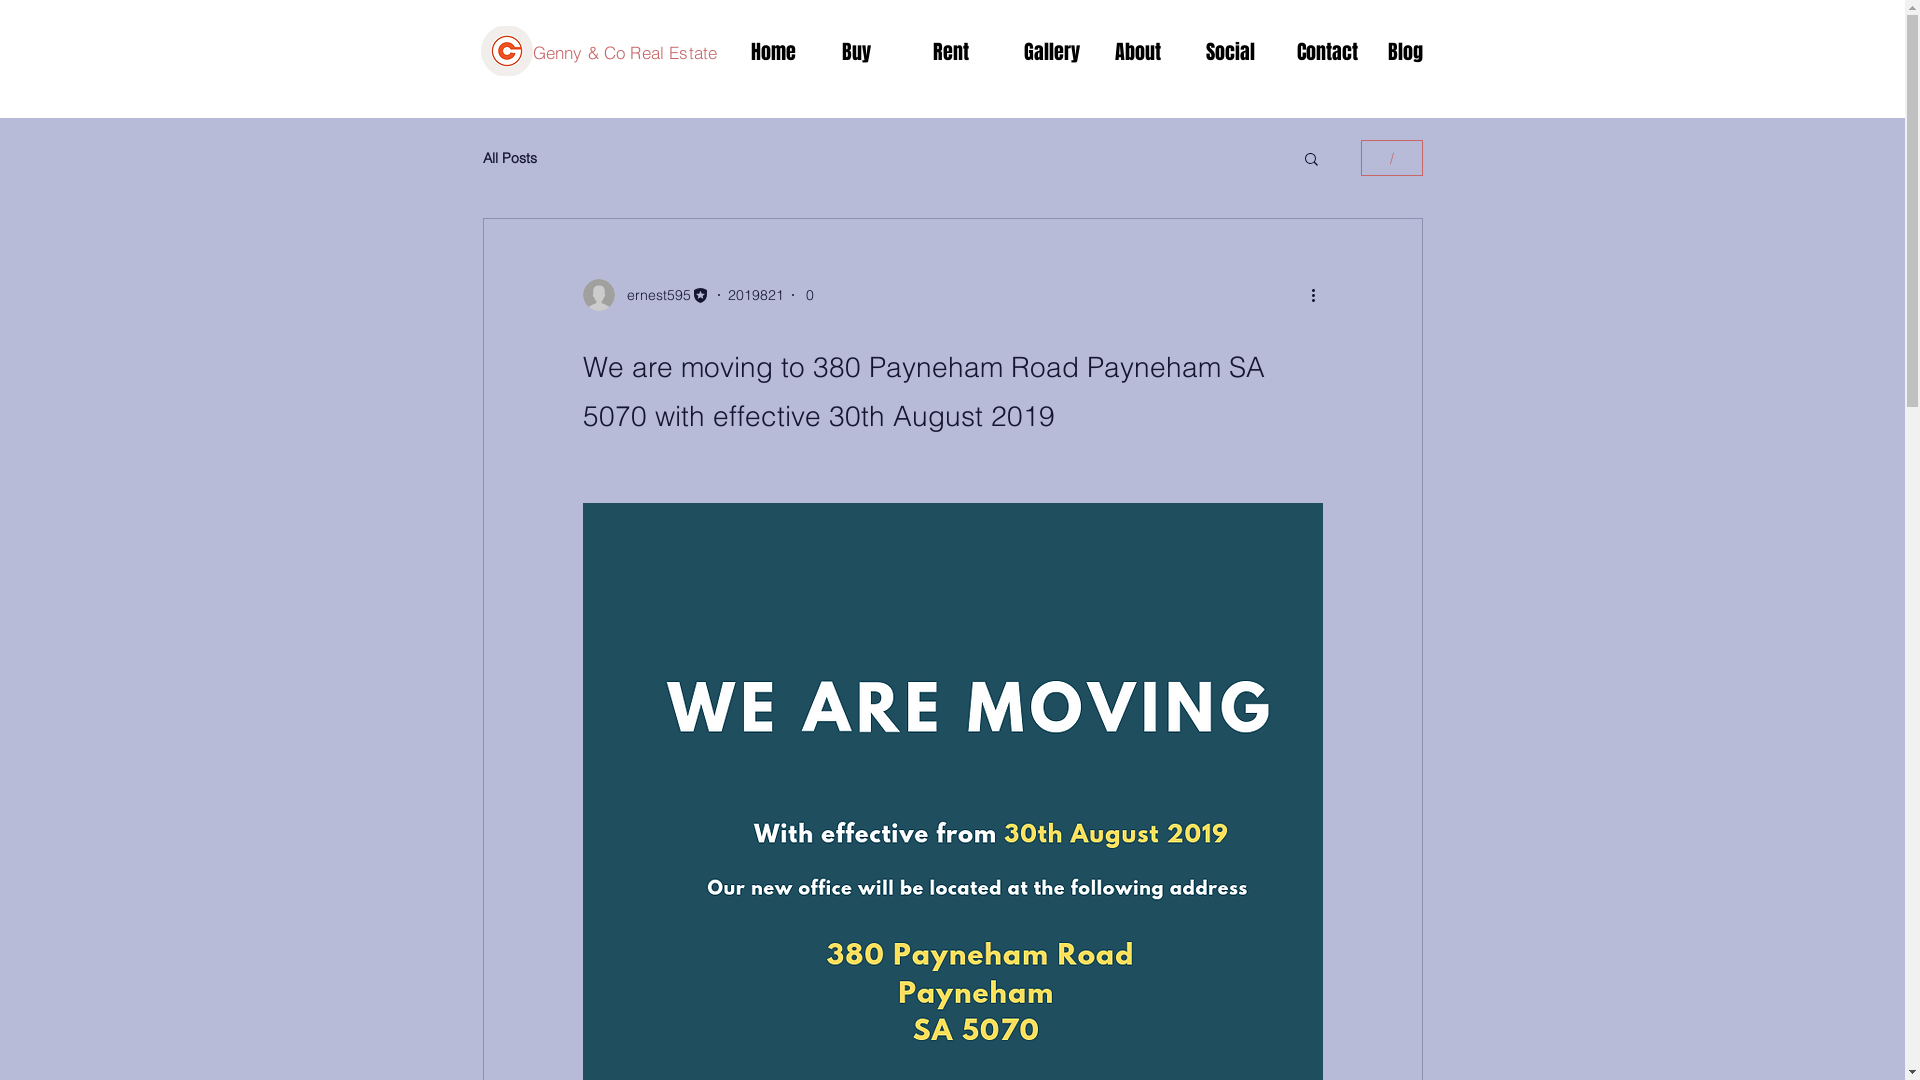 Image resolution: width=1920 pixels, height=1080 pixels. What do you see at coordinates (780, 50) in the screenshot?
I see `'Home'` at bounding box center [780, 50].